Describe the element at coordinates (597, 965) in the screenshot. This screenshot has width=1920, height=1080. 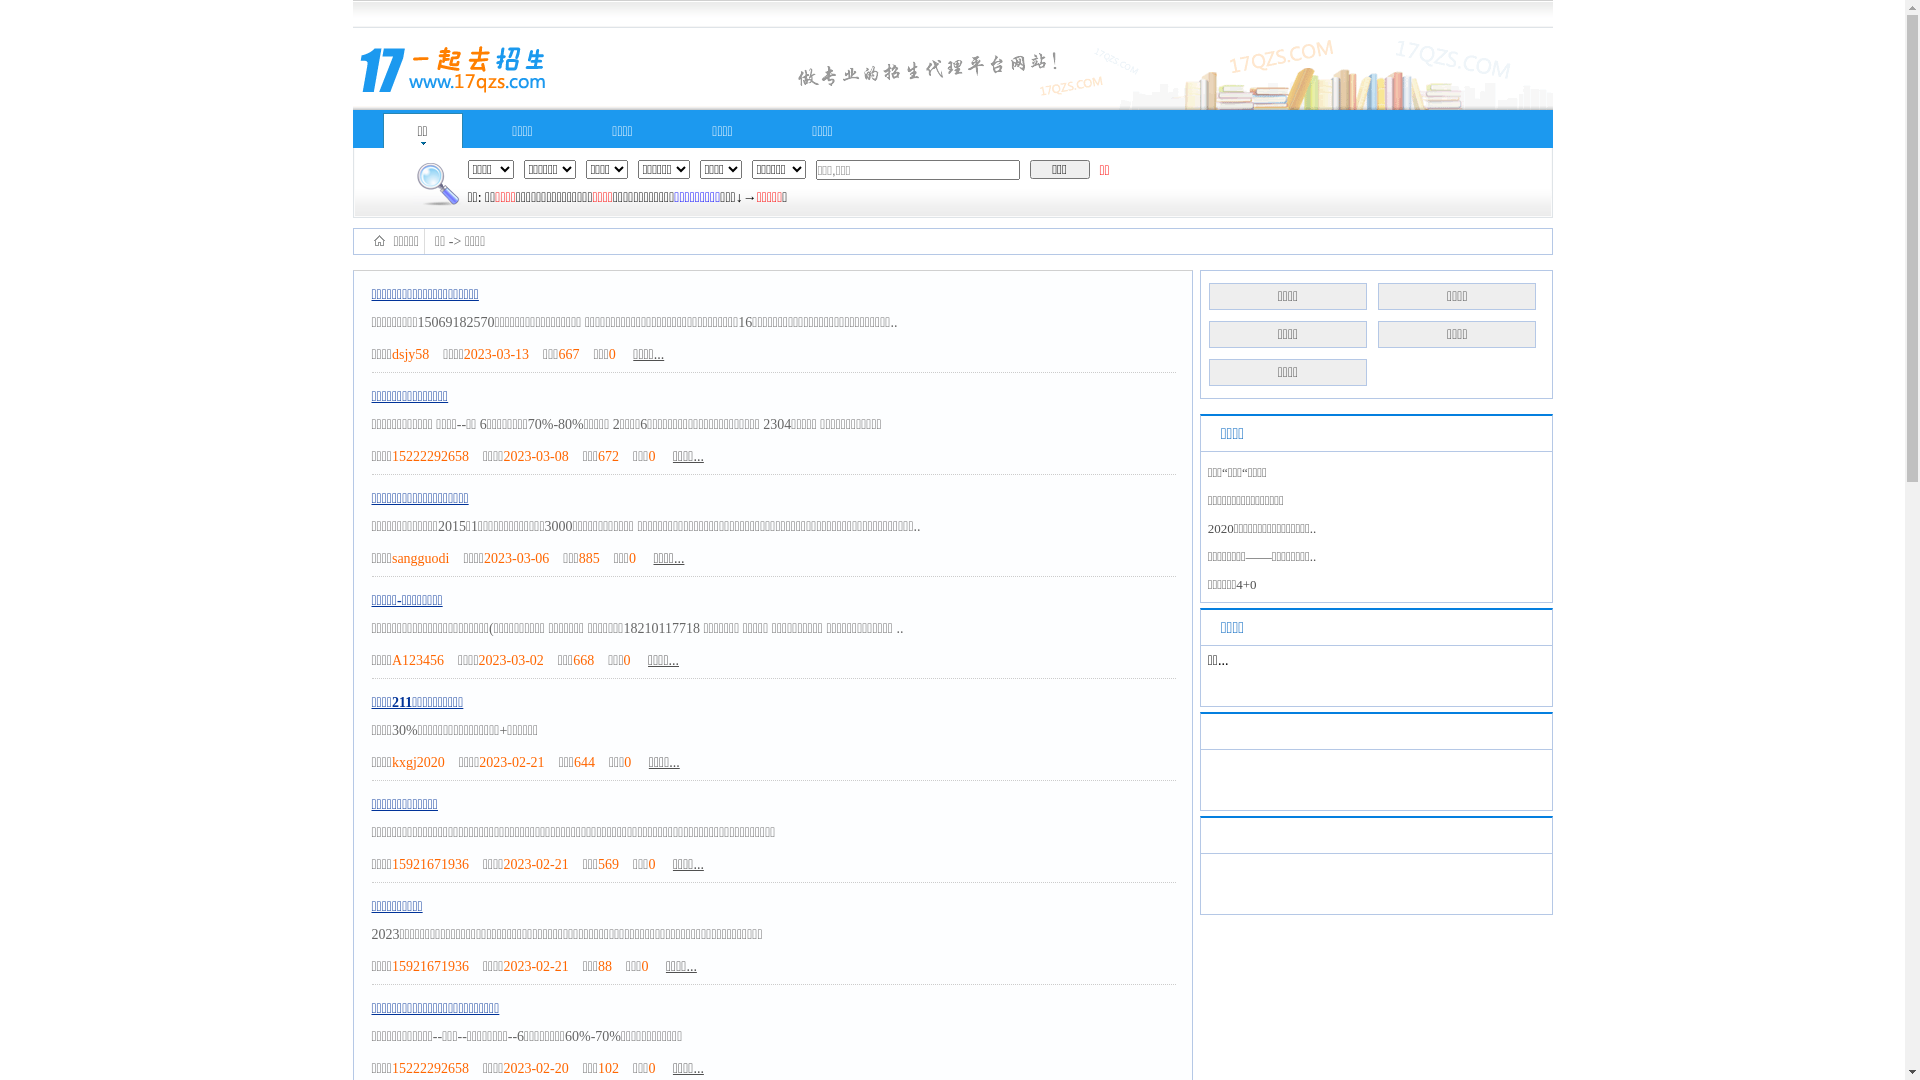
I see `'88'` at that location.